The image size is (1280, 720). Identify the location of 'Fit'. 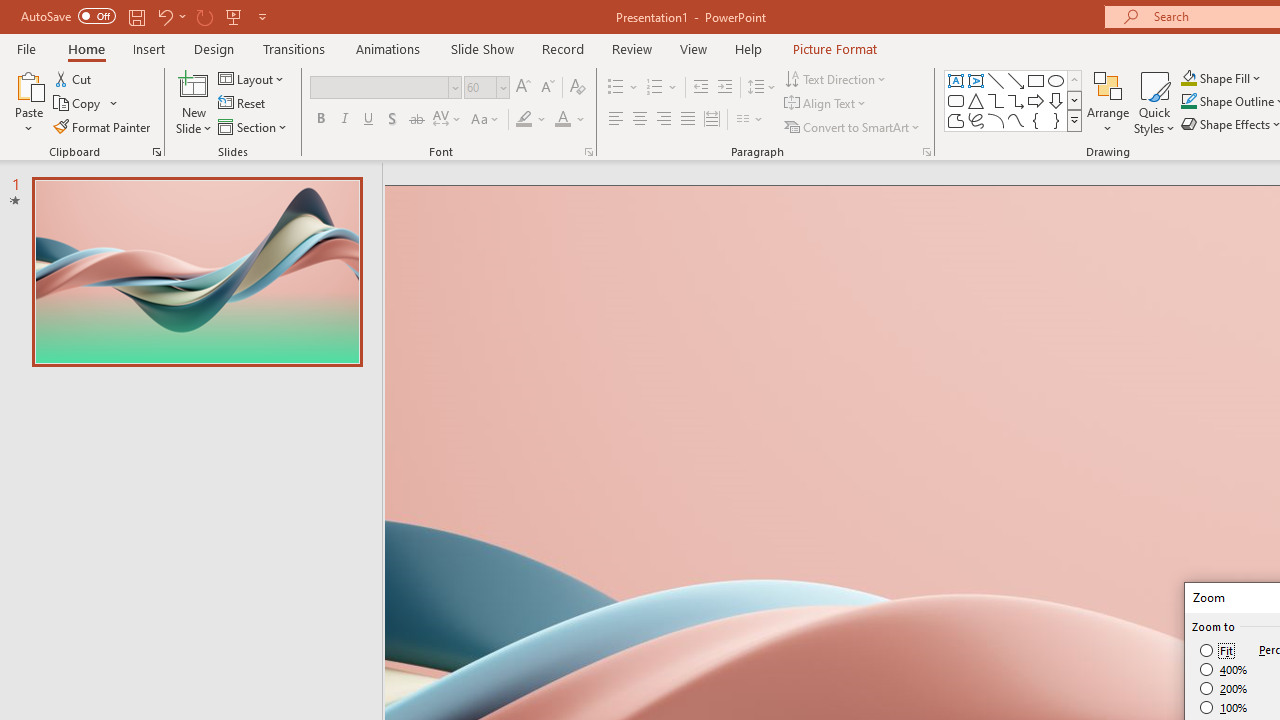
(1216, 650).